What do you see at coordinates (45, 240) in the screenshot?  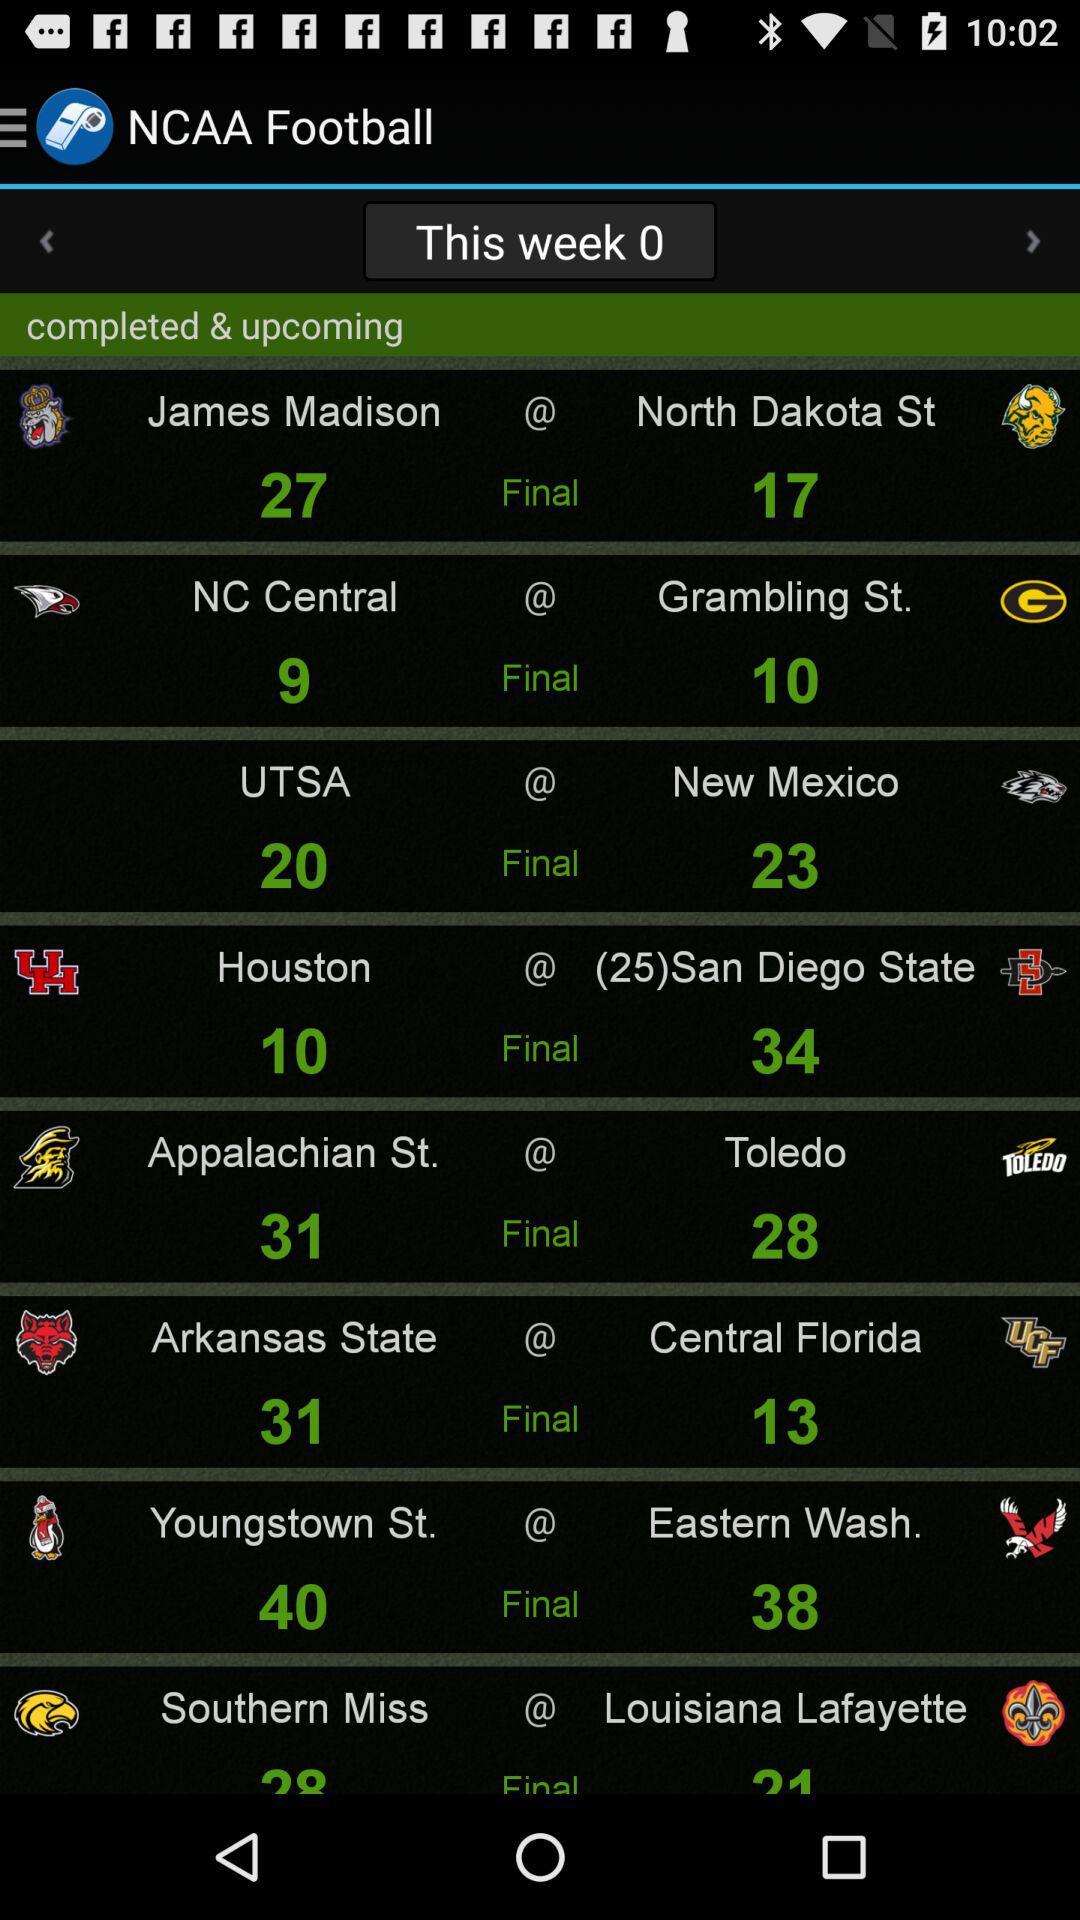 I see `icon next to this week 0 app` at bounding box center [45, 240].